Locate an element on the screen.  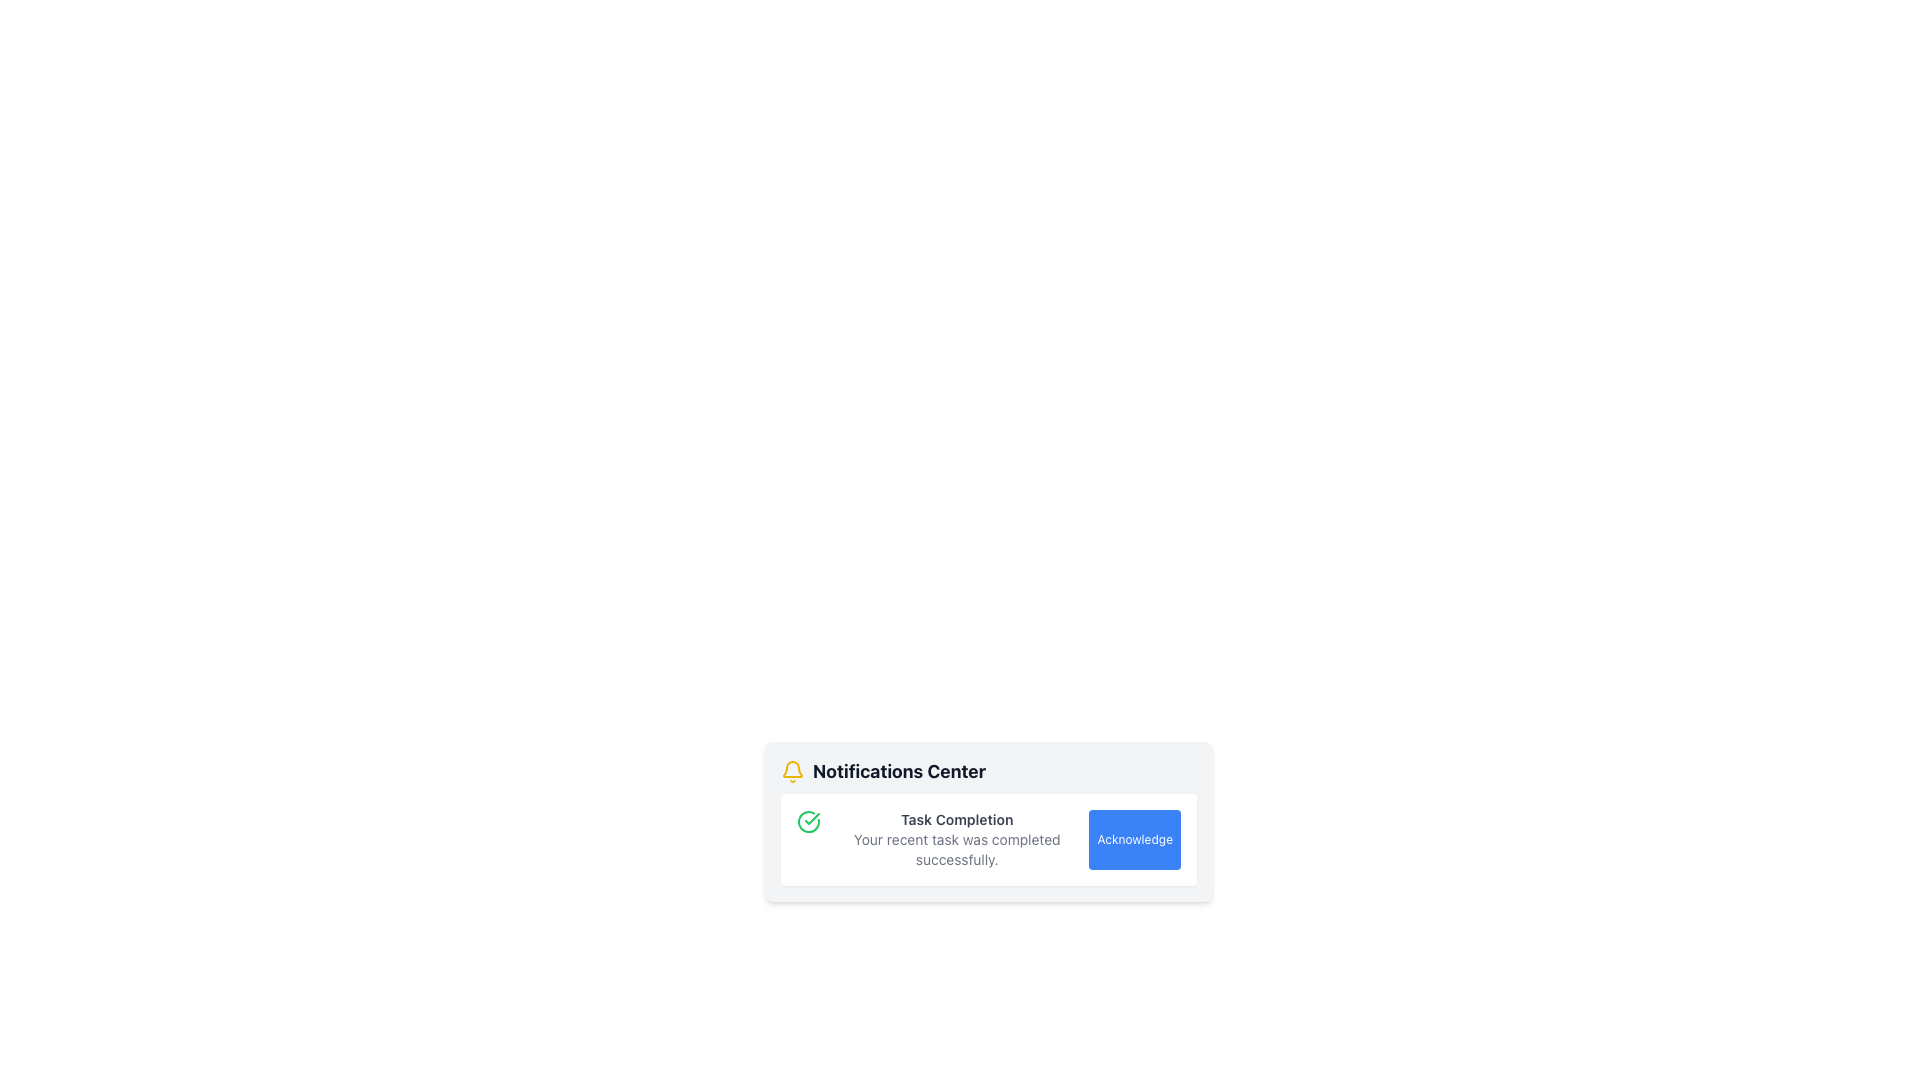
the bright yellow Notifications Center icon located at the top-left corner of the heading 'Notifications Center' is located at coordinates (791, 770).